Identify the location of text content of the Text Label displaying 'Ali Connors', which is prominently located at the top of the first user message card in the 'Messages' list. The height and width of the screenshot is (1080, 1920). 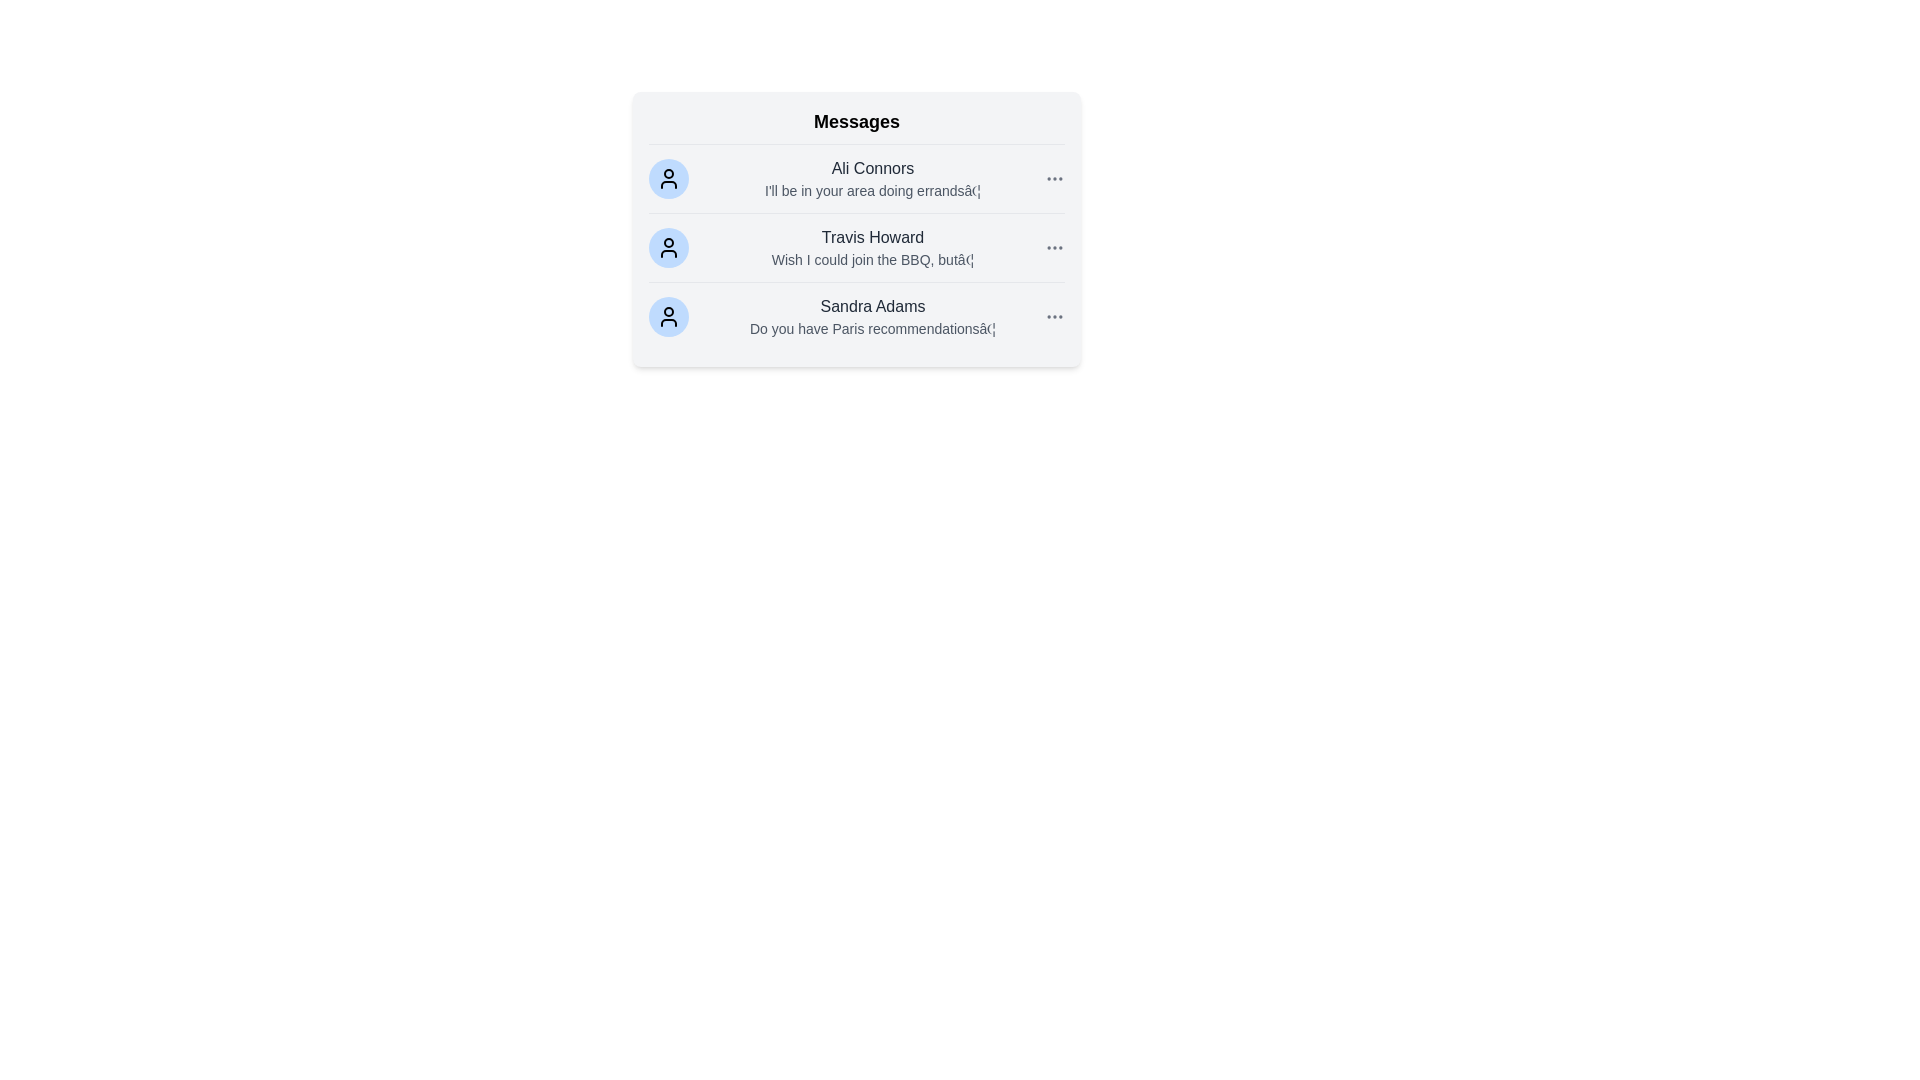
(873, 168).